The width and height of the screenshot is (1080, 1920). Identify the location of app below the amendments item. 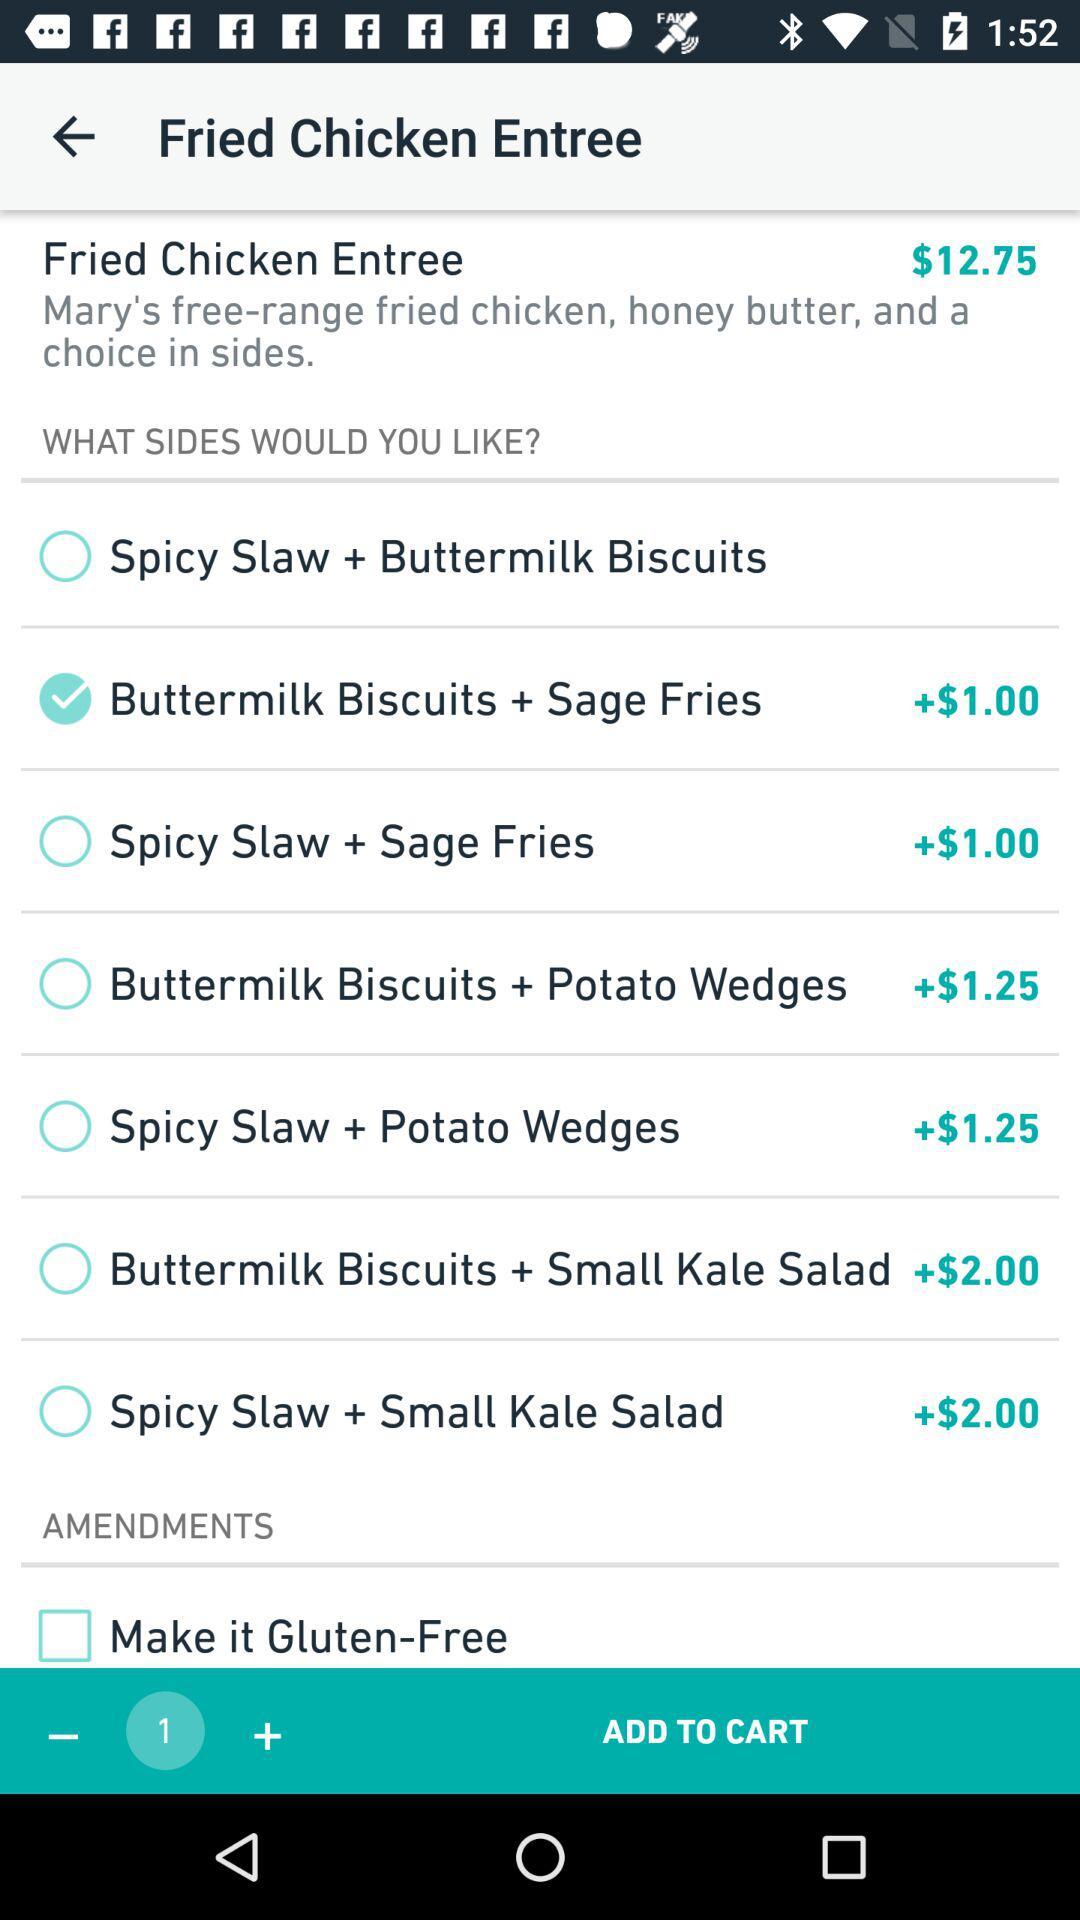
(263, 1635).